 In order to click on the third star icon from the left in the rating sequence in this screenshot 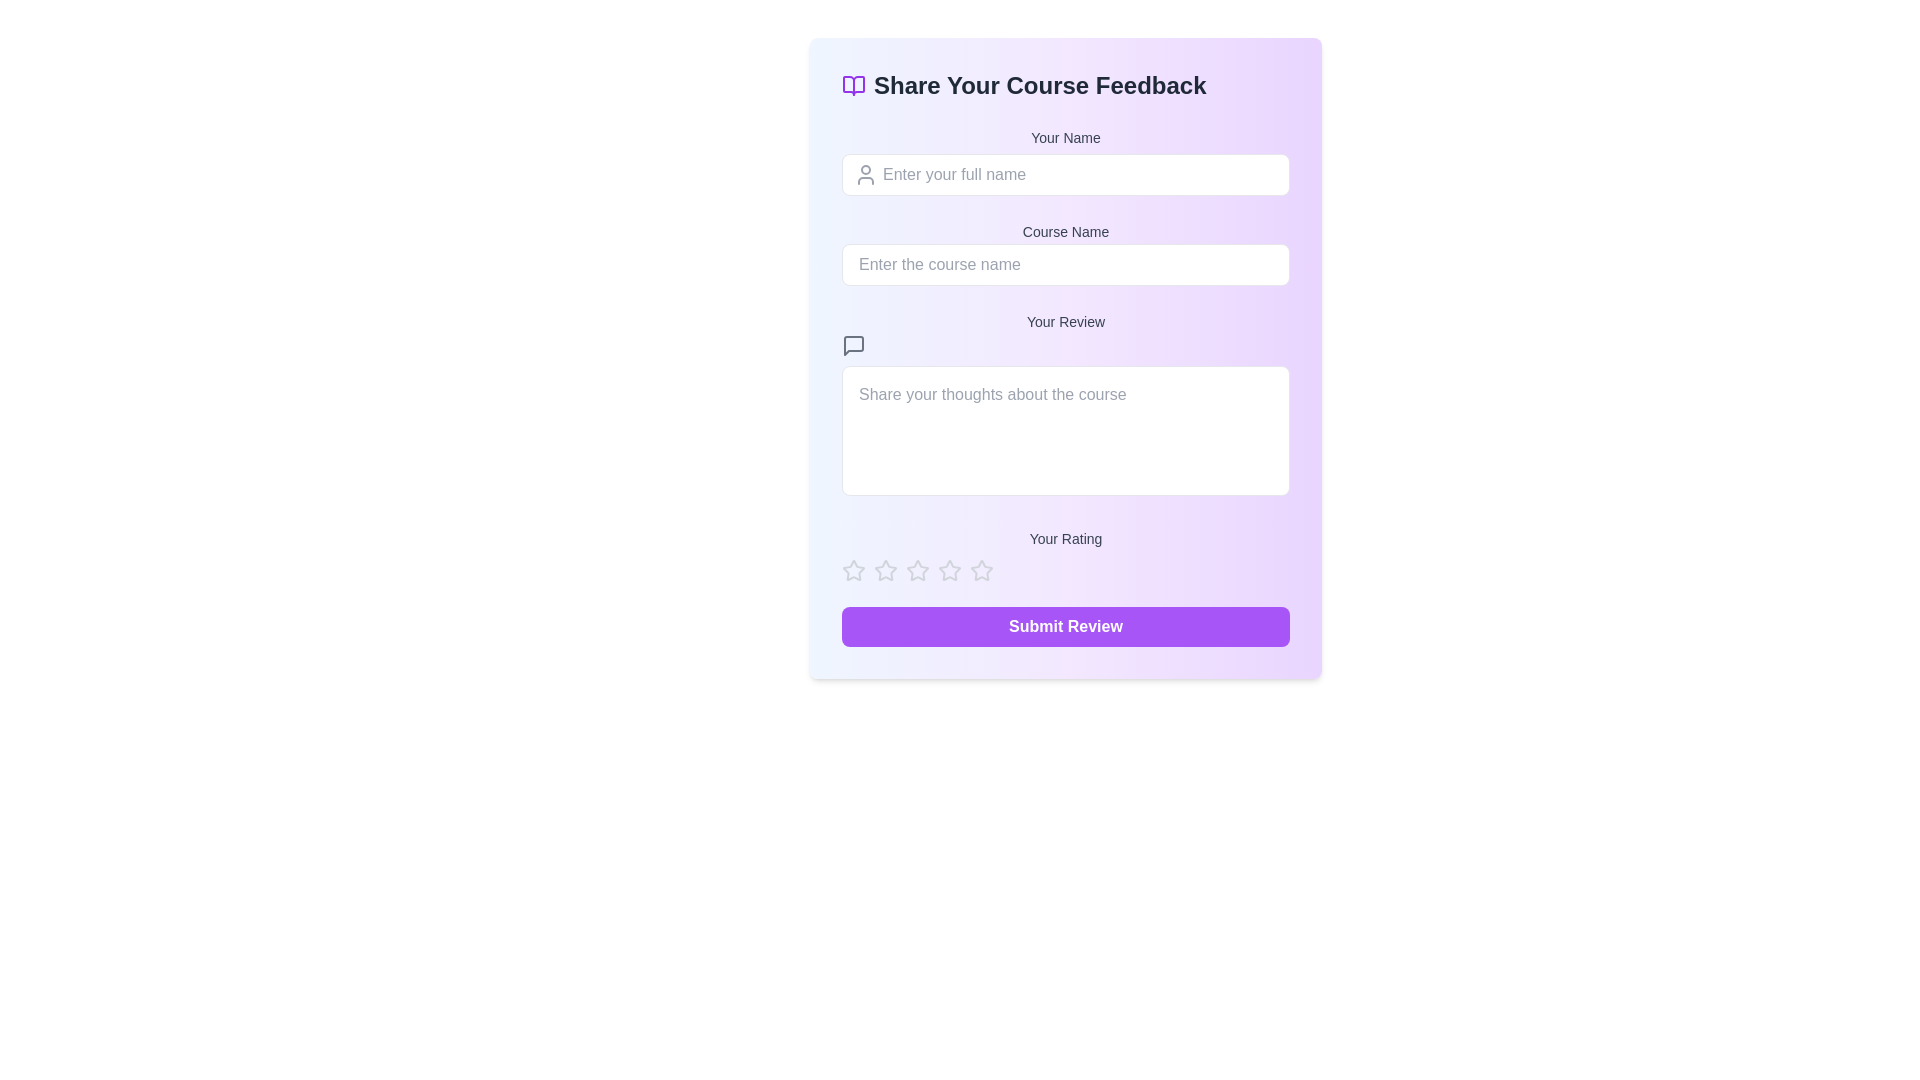, I will do `click(885, 570)`.